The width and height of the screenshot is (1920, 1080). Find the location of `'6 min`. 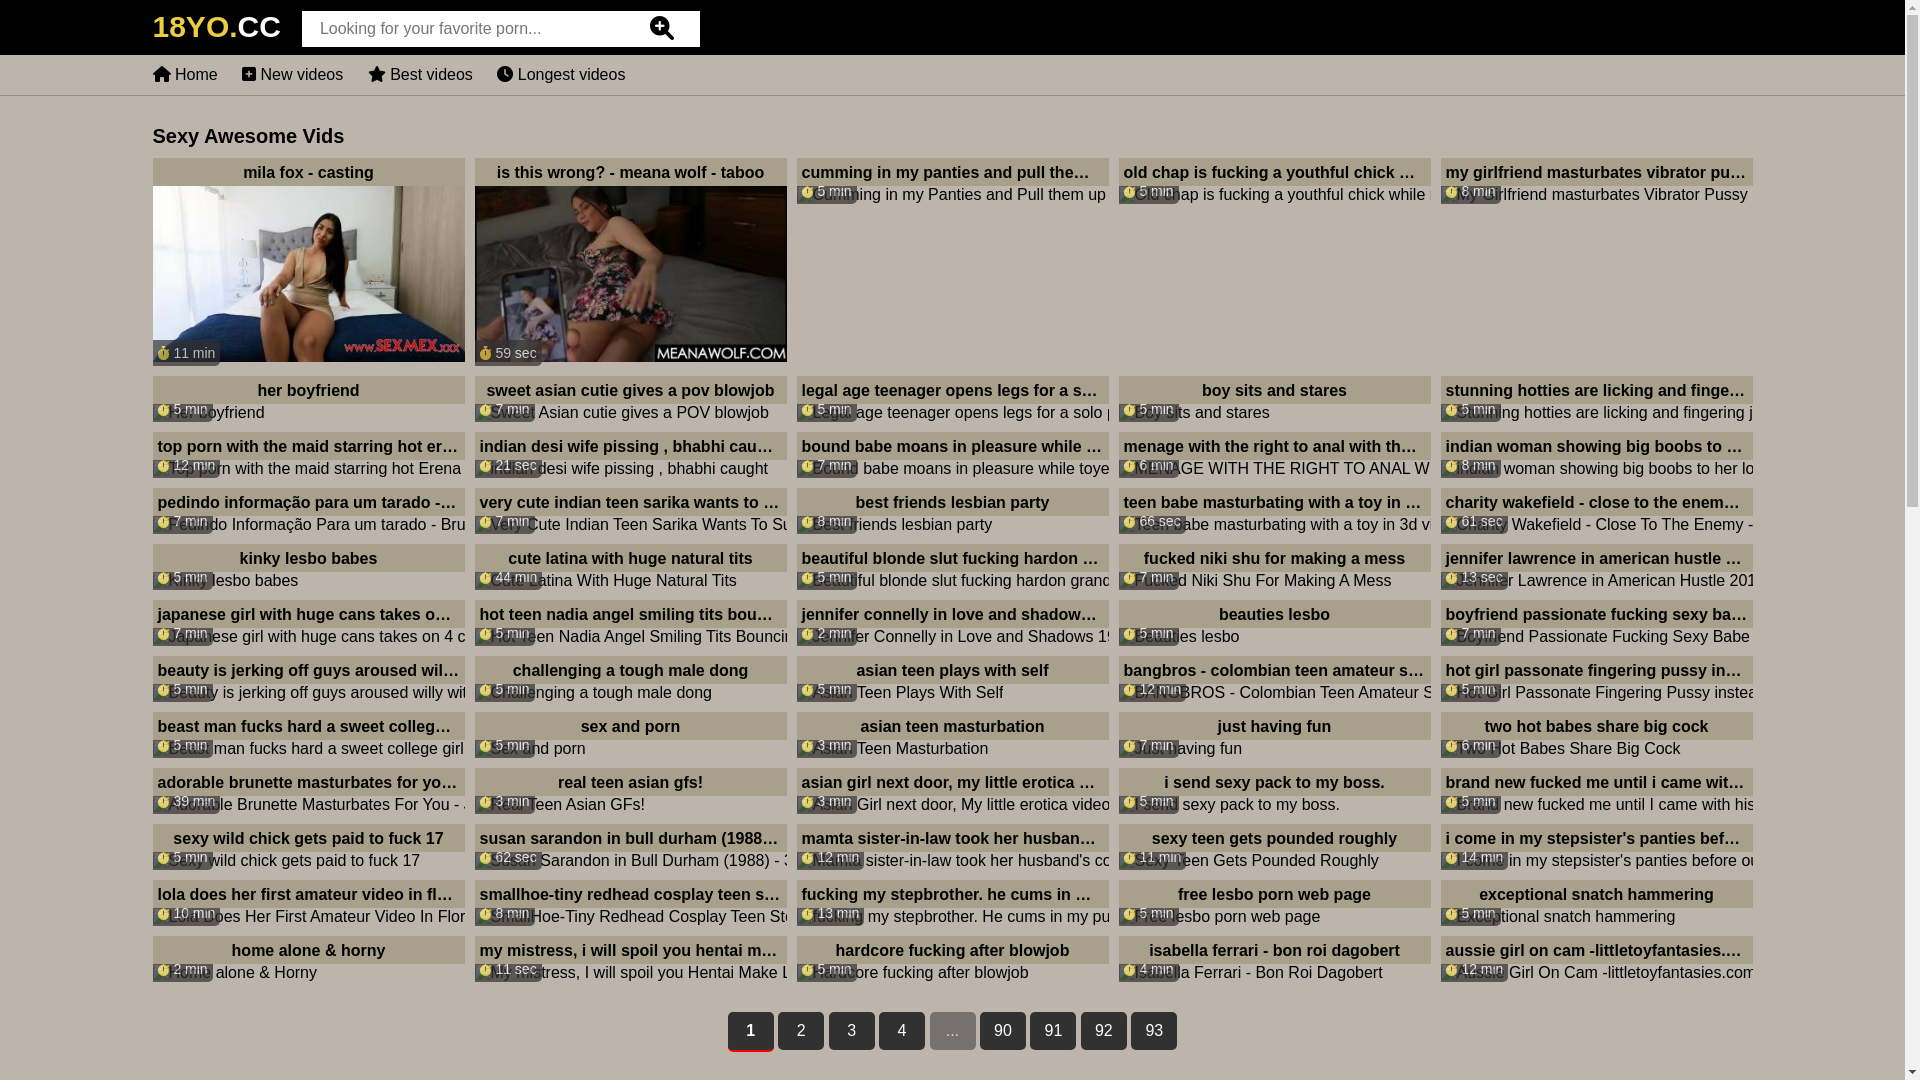

'6 min is located at coordinates (1595, 735).